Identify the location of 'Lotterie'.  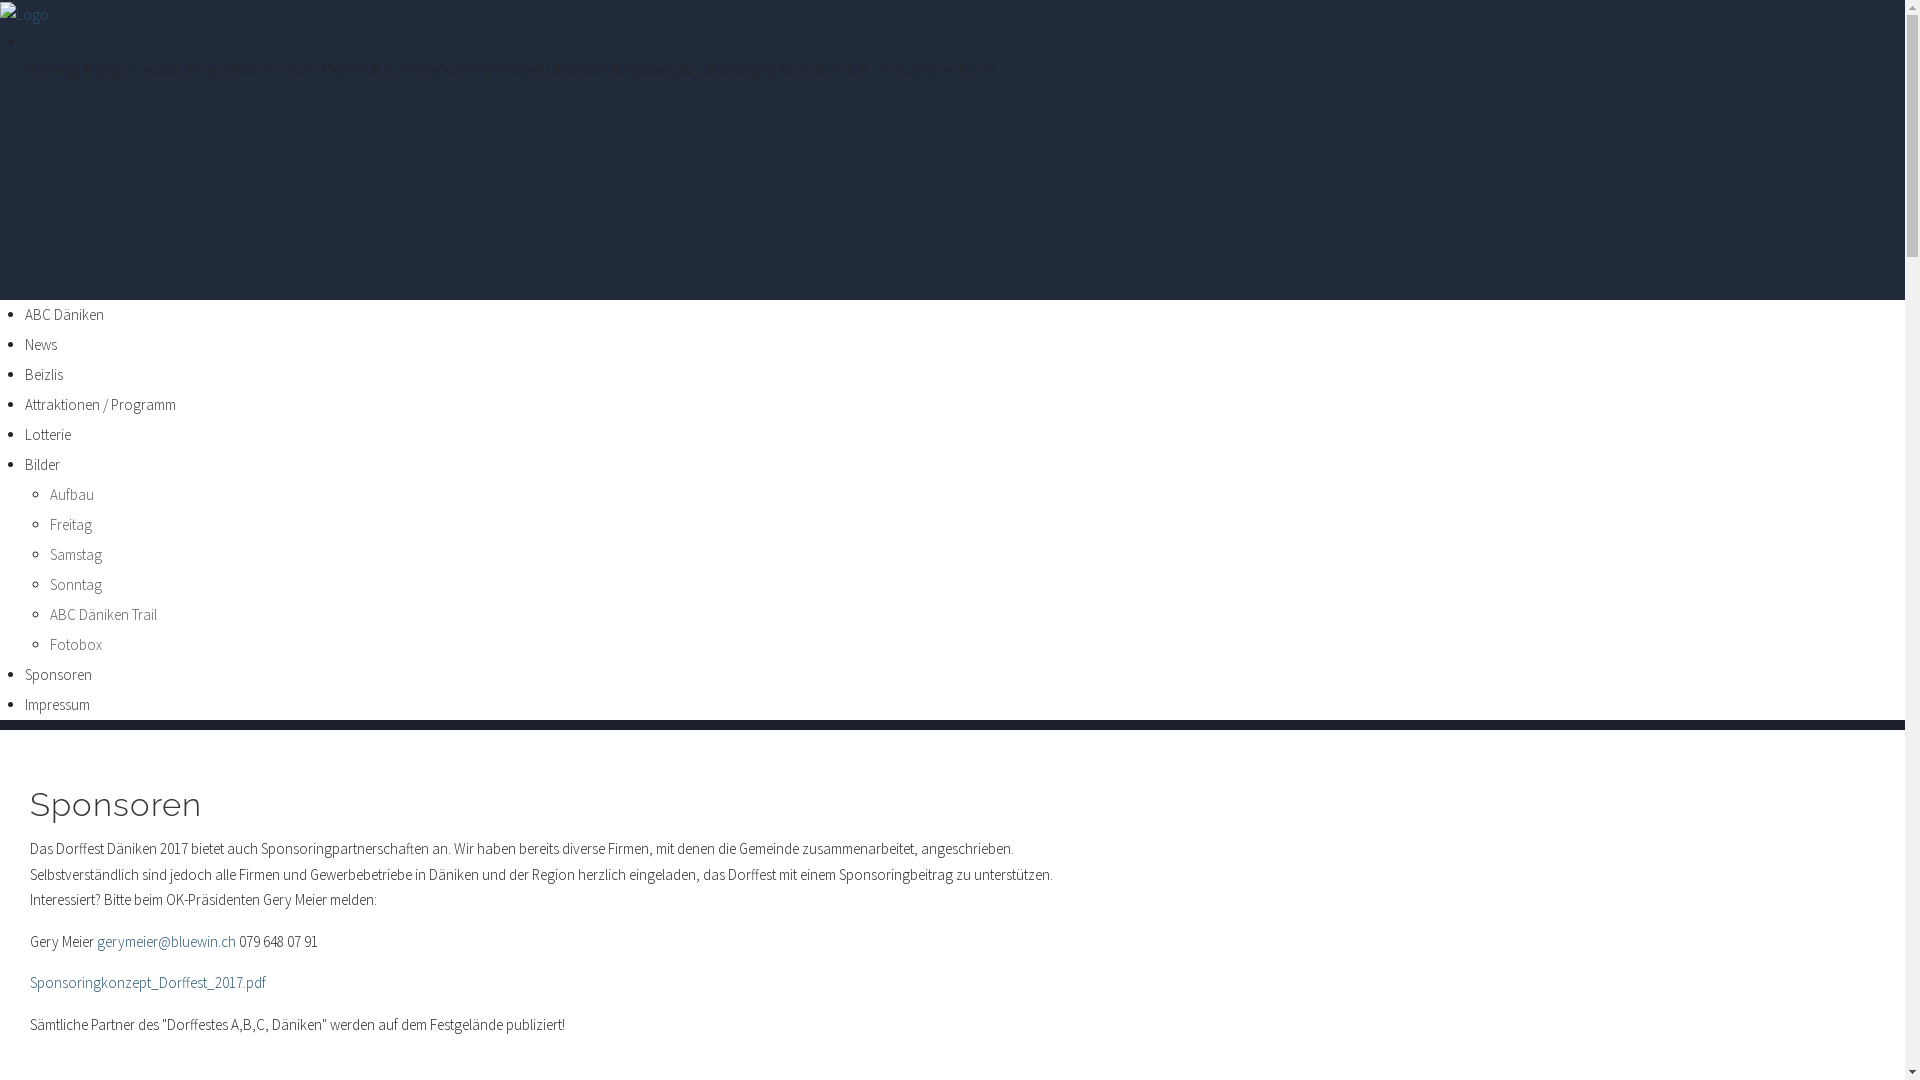
(24, 433).